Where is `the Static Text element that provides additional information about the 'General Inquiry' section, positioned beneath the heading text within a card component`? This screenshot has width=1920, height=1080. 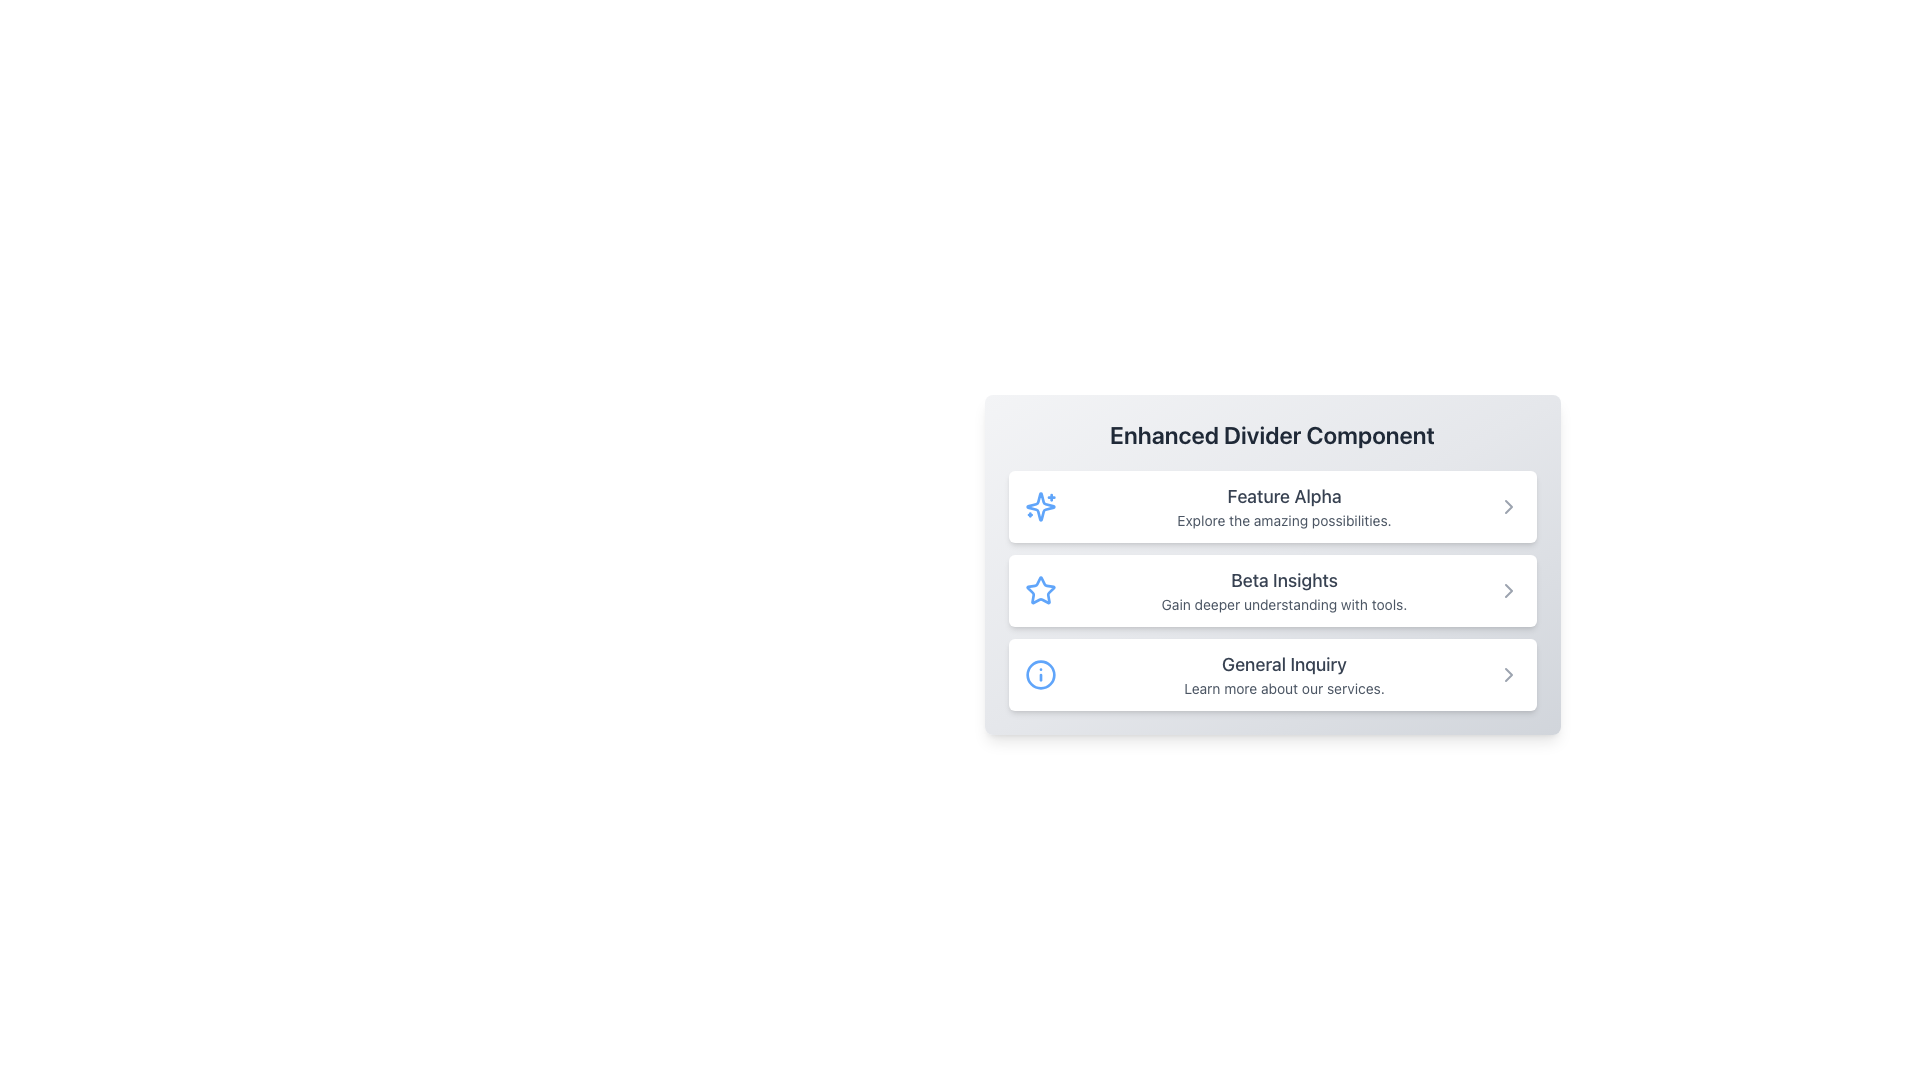
the Static Text element that provides additional information about the 'General Inquiry' section, positioned beneath the heading text within a card component is located at coordinates (1284, 688).